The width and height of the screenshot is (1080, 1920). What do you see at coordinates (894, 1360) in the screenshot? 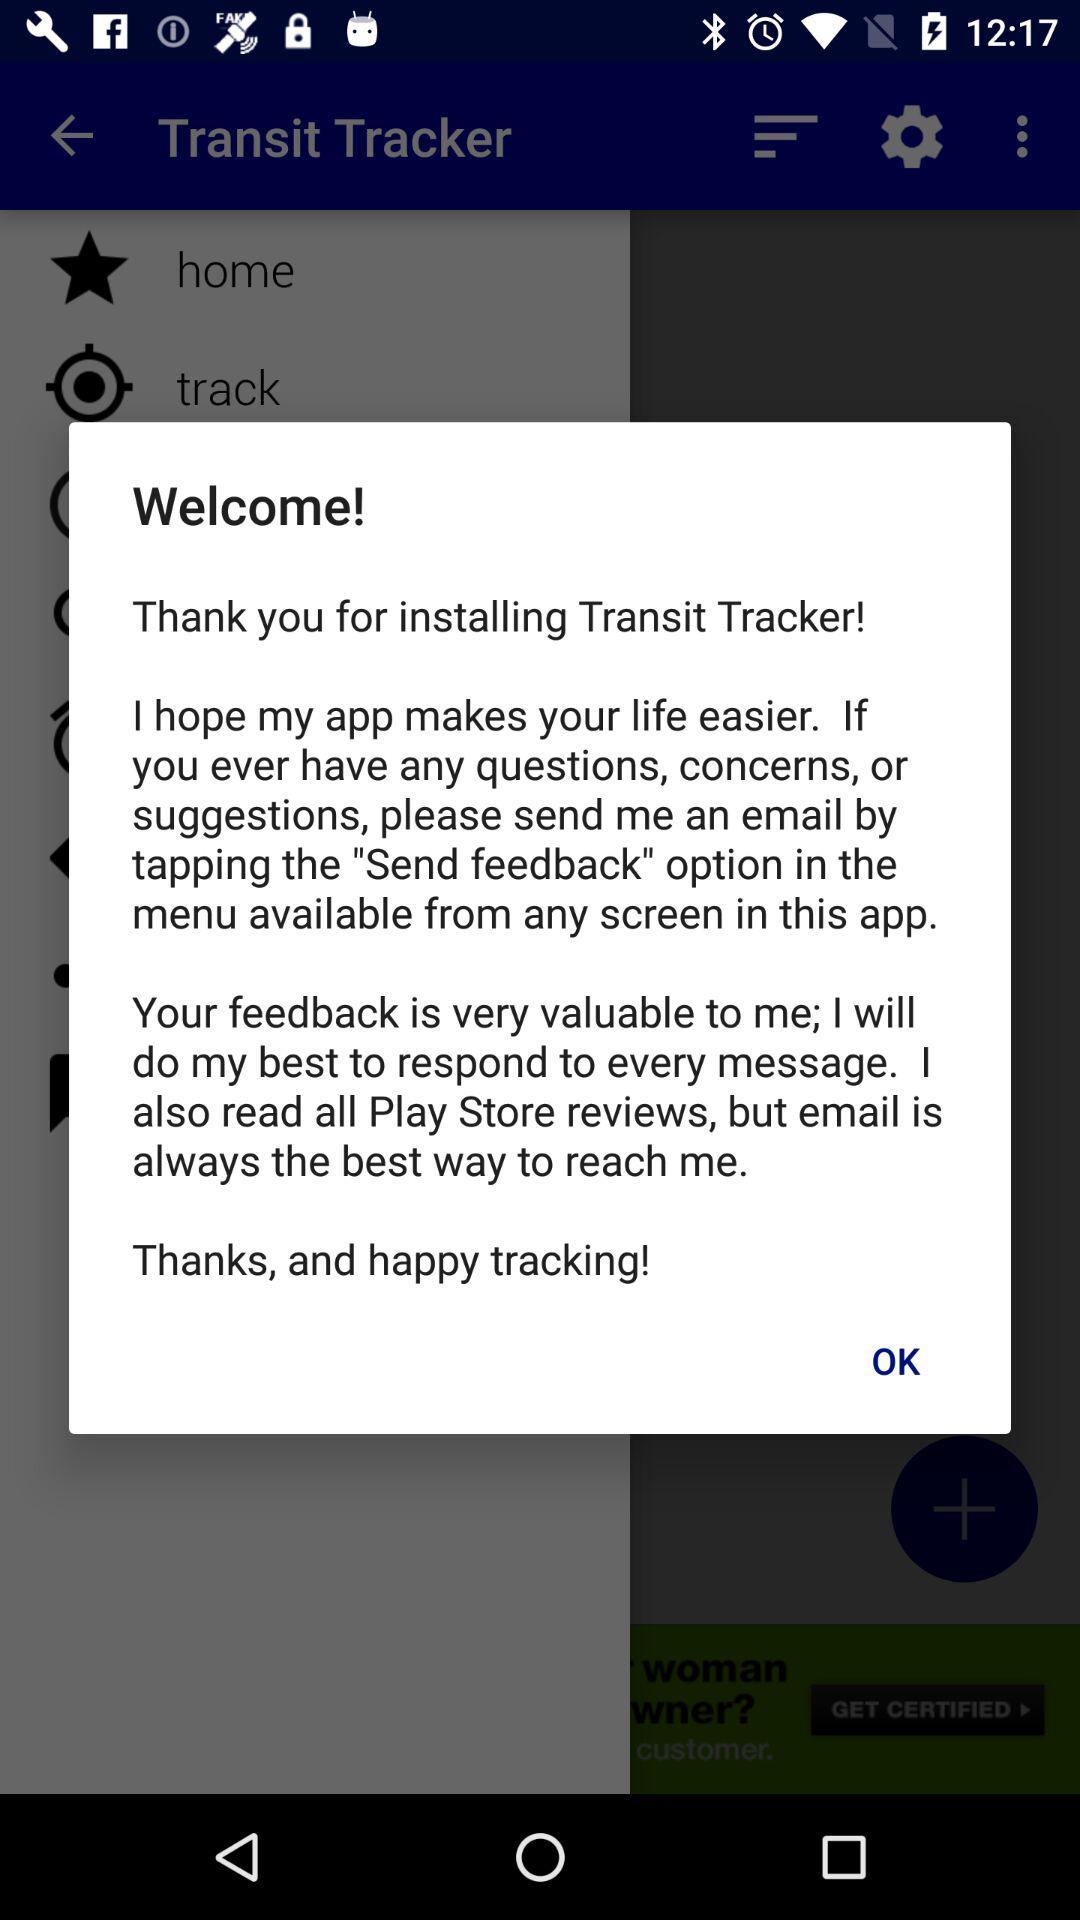
I see `item at the bottom right corner` at bounding box center [894, 1360].